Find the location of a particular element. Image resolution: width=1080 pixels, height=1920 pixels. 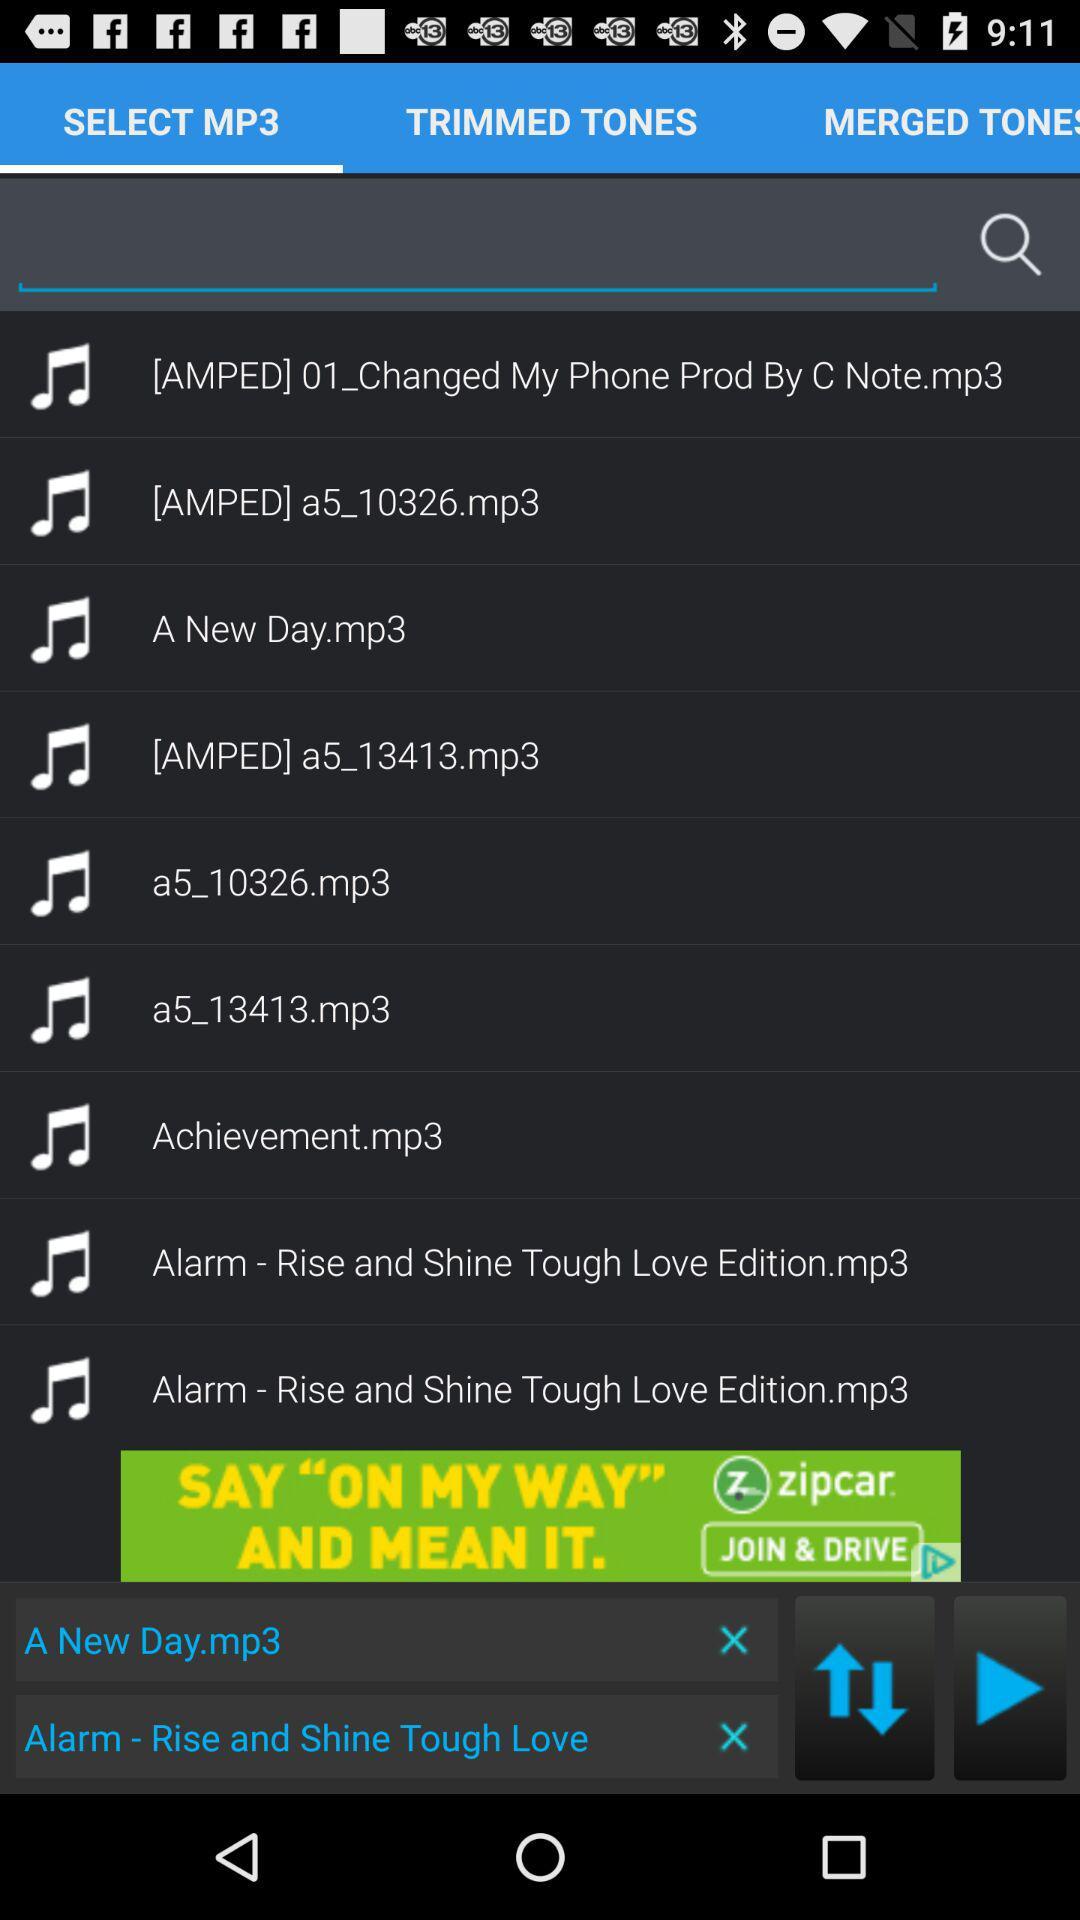

remove is located at coordinates (735, 1639).